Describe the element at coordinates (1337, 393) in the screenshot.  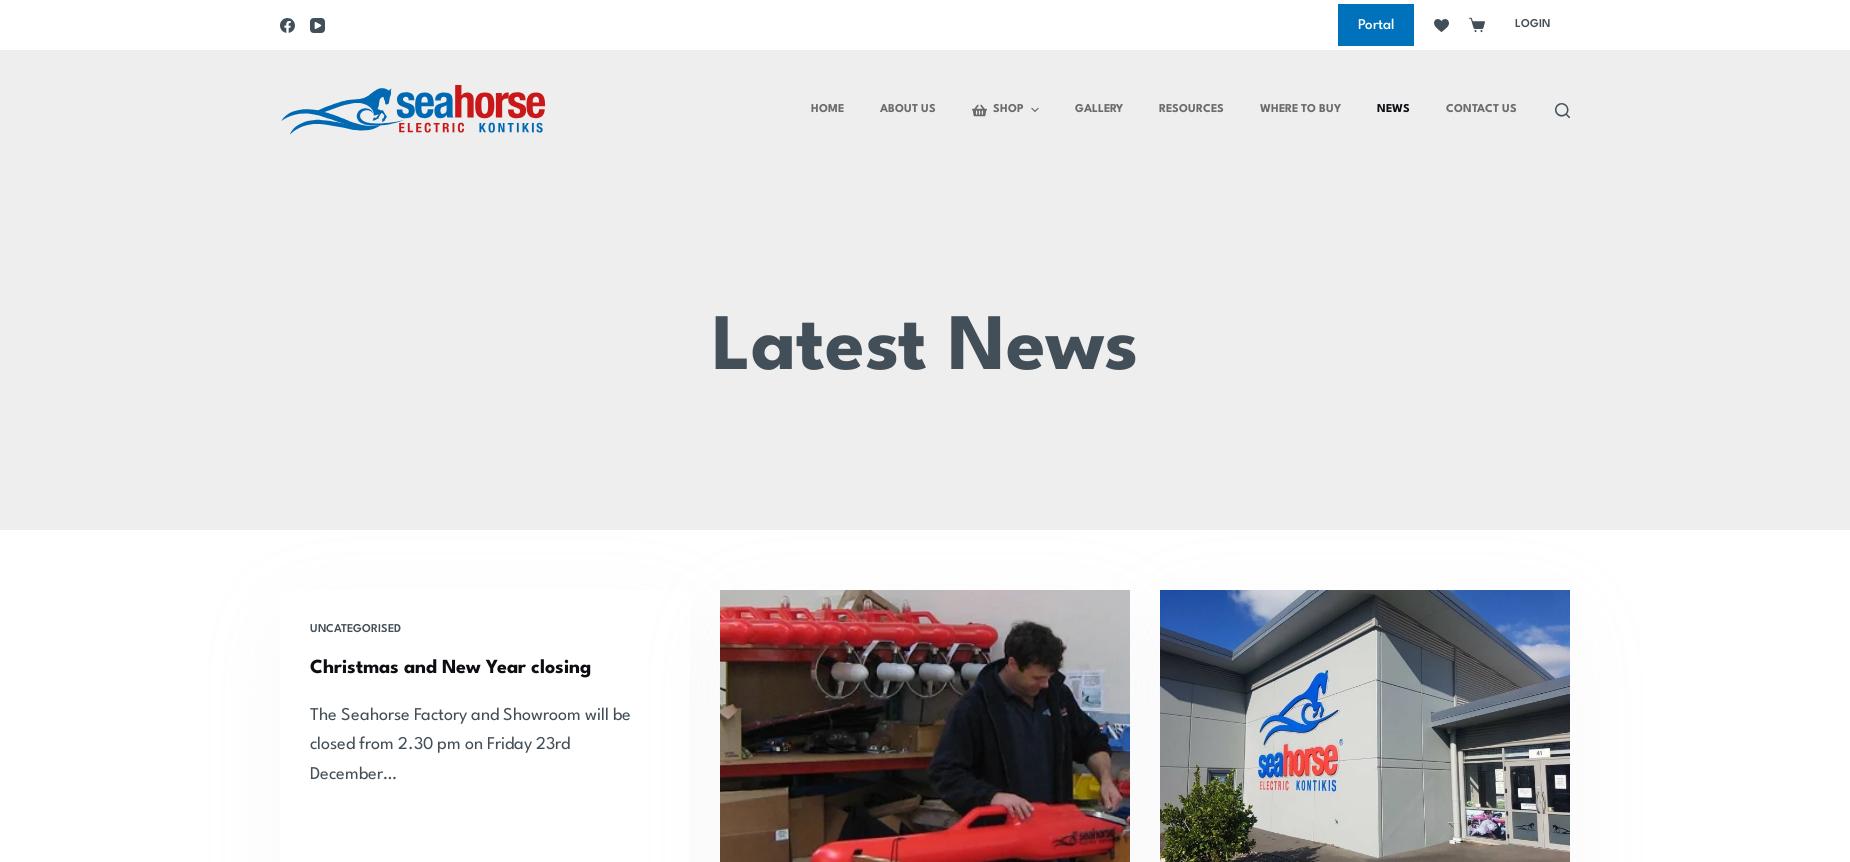
I see `'Who Are We And What Do We Do?'` at that location.